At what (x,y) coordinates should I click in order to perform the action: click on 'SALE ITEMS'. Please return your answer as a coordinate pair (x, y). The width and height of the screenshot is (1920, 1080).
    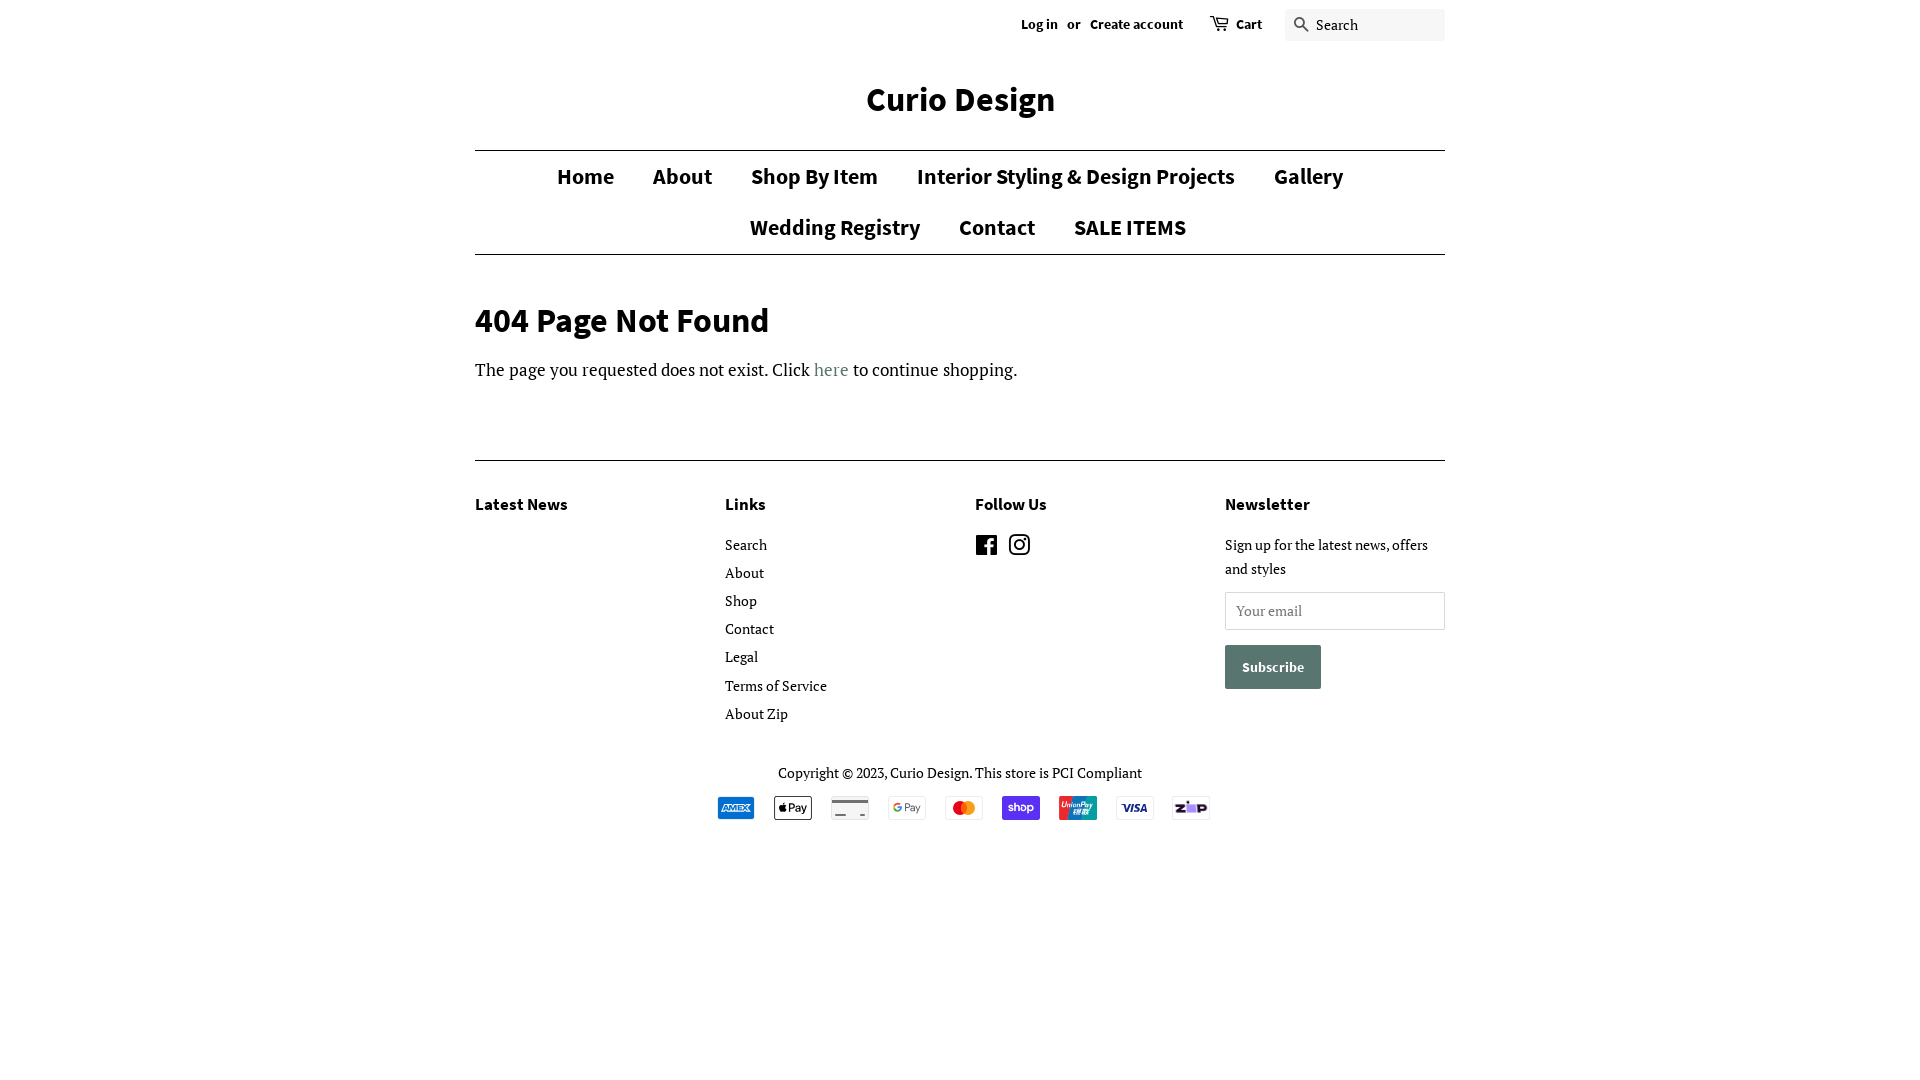
    Looking at the image, I should click on (1121, 226).